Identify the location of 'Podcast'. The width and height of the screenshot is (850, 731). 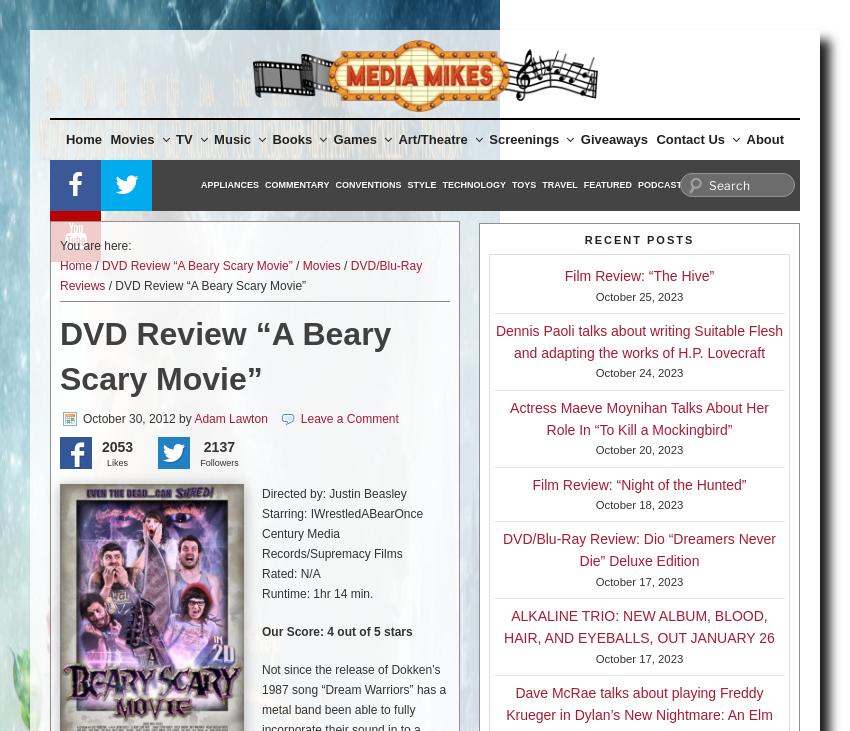
(659, 185).